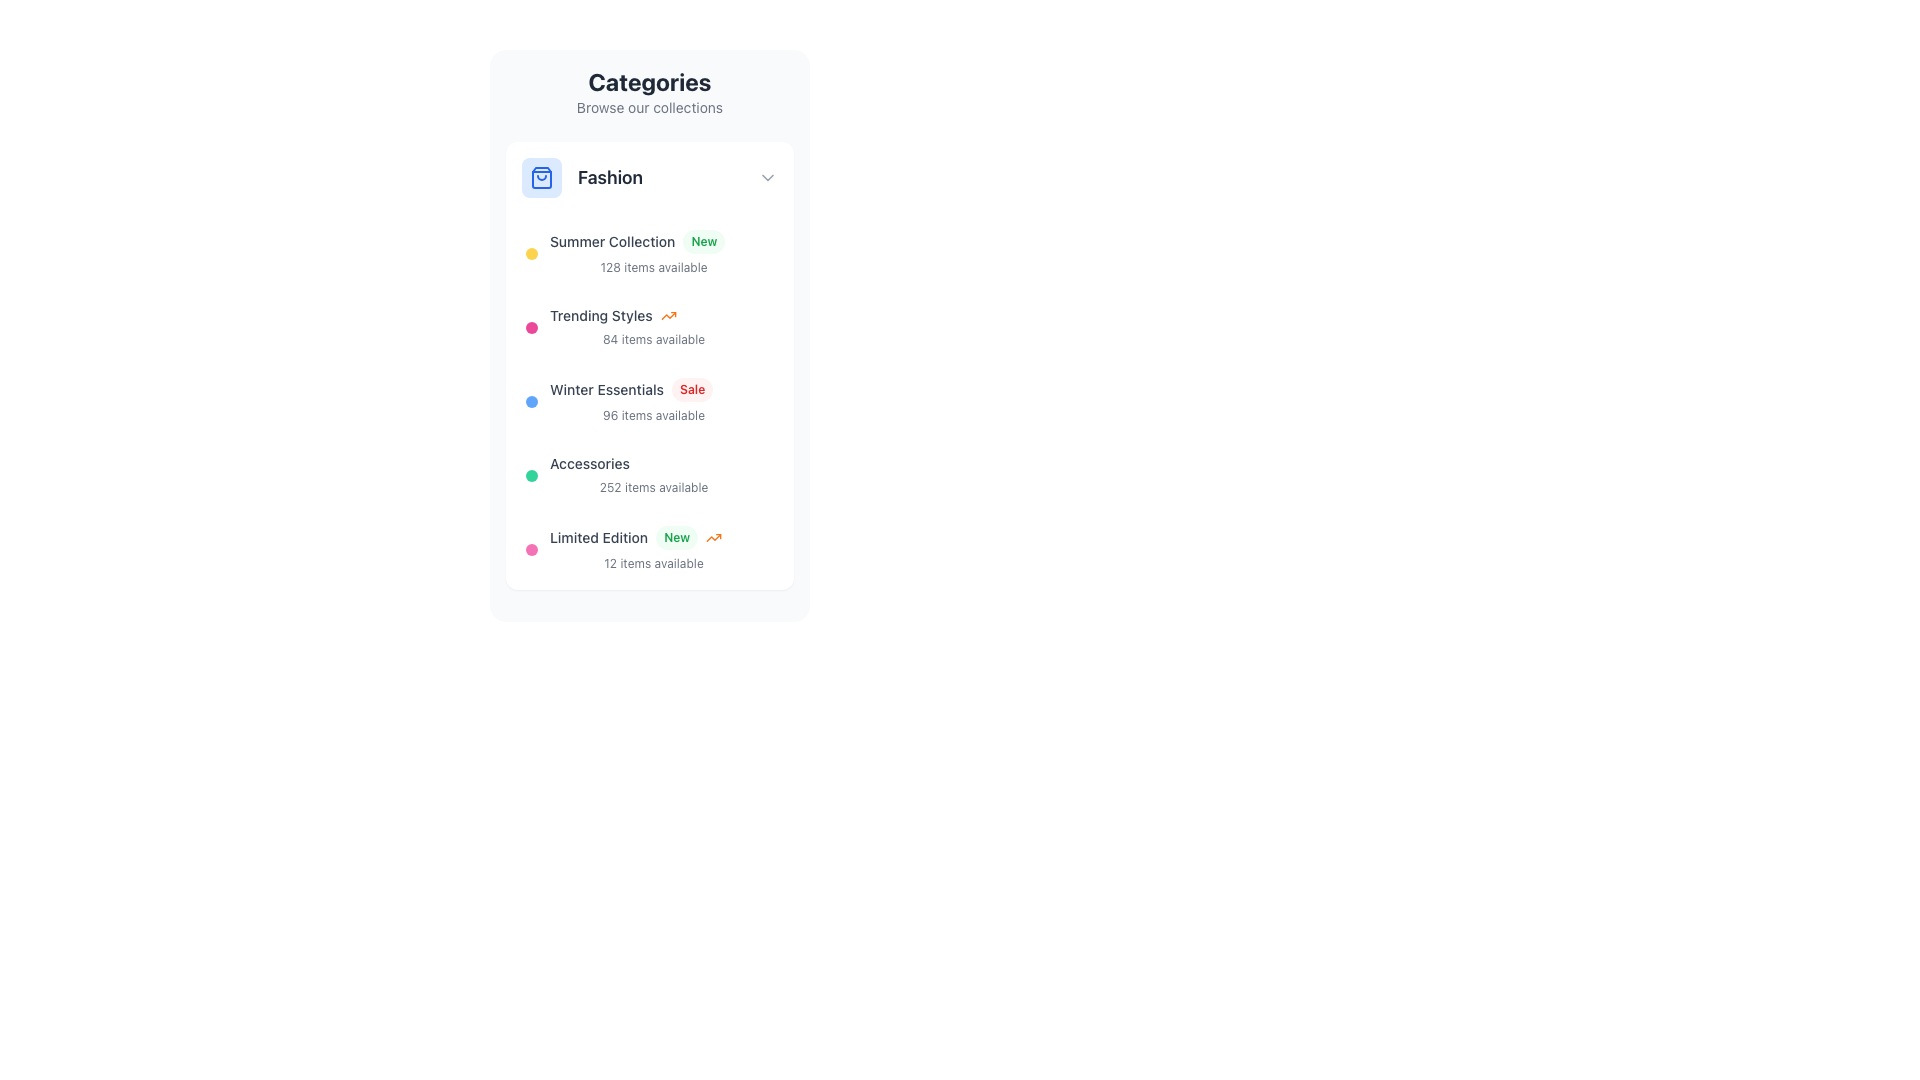  Describe the element at coordinates (638, 176) in the screenshot. I see `the 'Fashion' text label, which is in bold font and located next to a blue shopping bag icon in the 'Categories' list, to trigger a tooltip` at that location.